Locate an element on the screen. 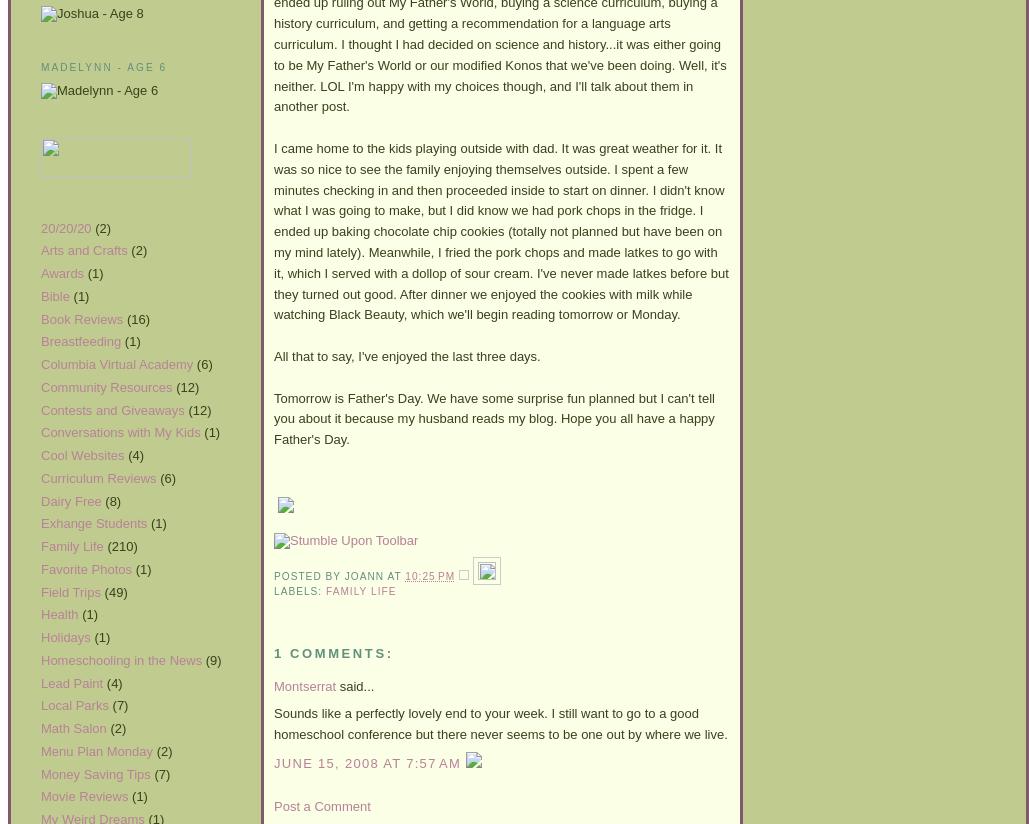  'Posted by' is located at coordinates (309, 574).